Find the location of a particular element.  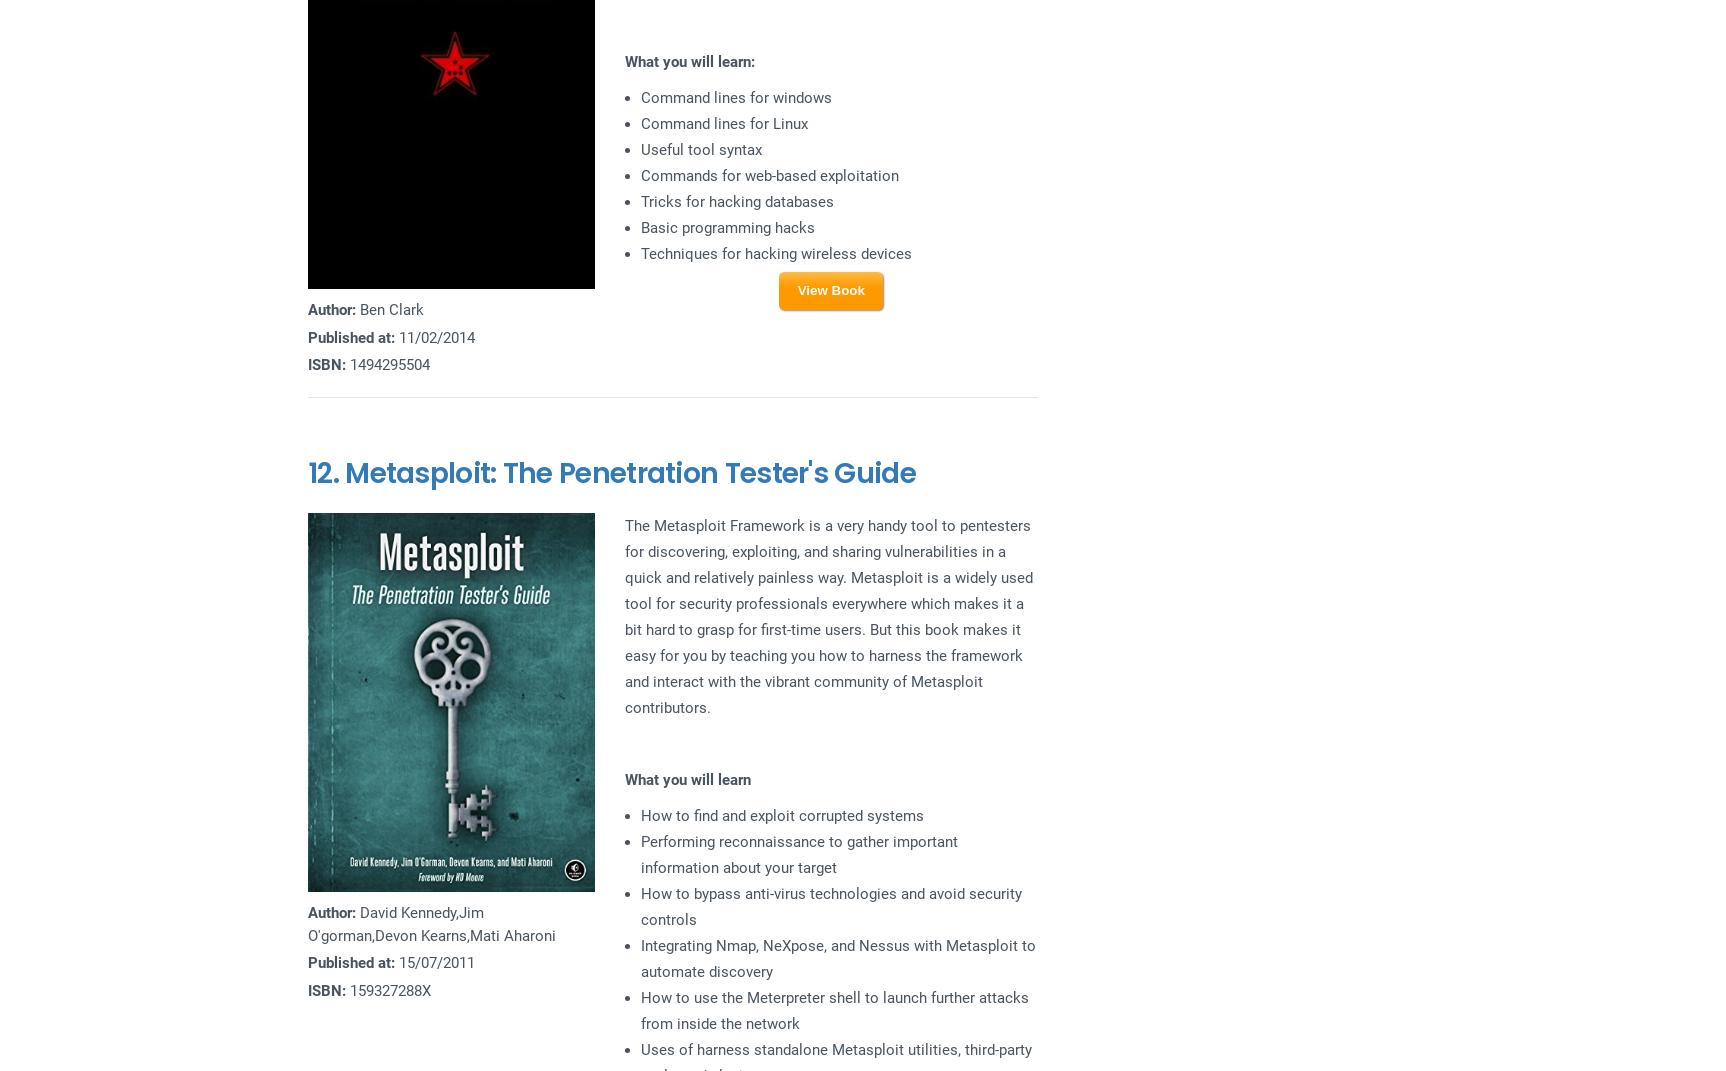

'159327288X' is located at coordinates (388, 989).